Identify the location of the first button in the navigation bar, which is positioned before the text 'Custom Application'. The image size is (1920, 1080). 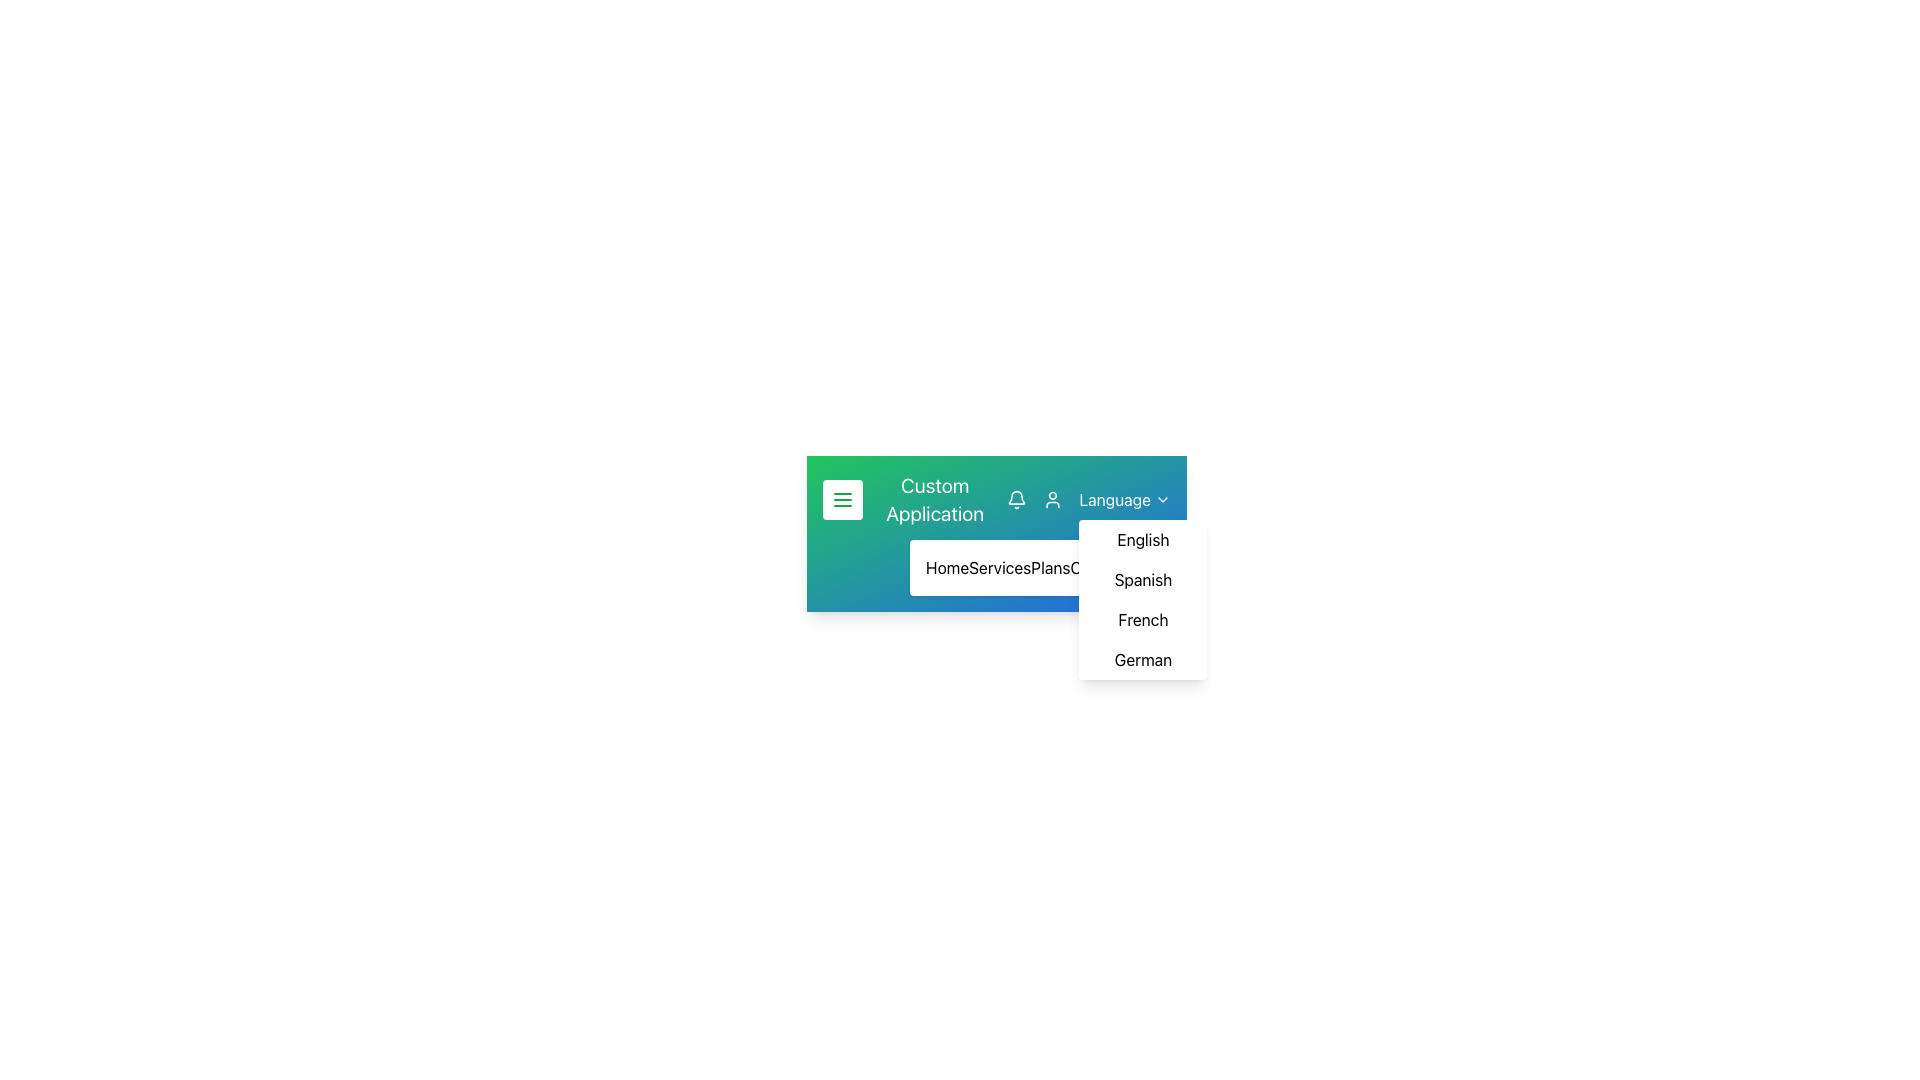
(843, 499).